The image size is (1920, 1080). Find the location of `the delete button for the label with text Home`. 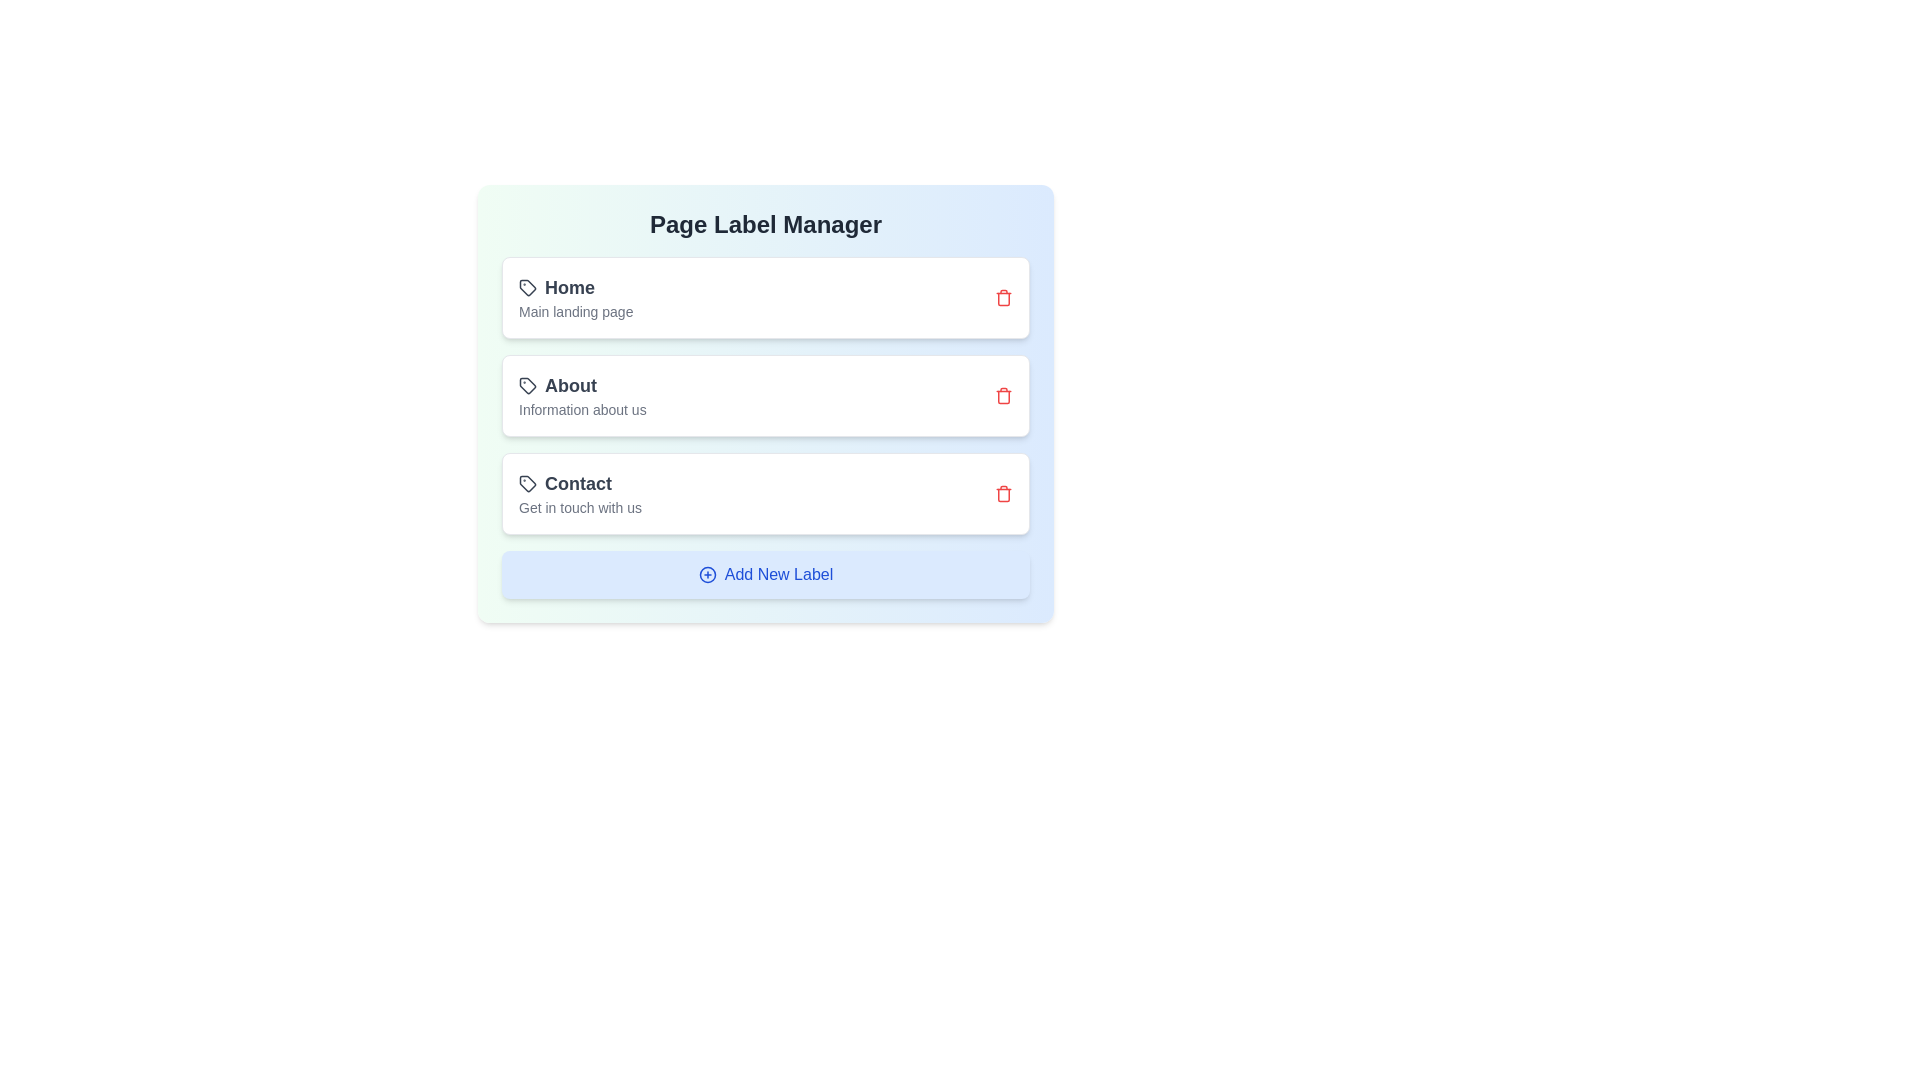

the delete button for the label with text Home is located at coordinates (1003, 297).